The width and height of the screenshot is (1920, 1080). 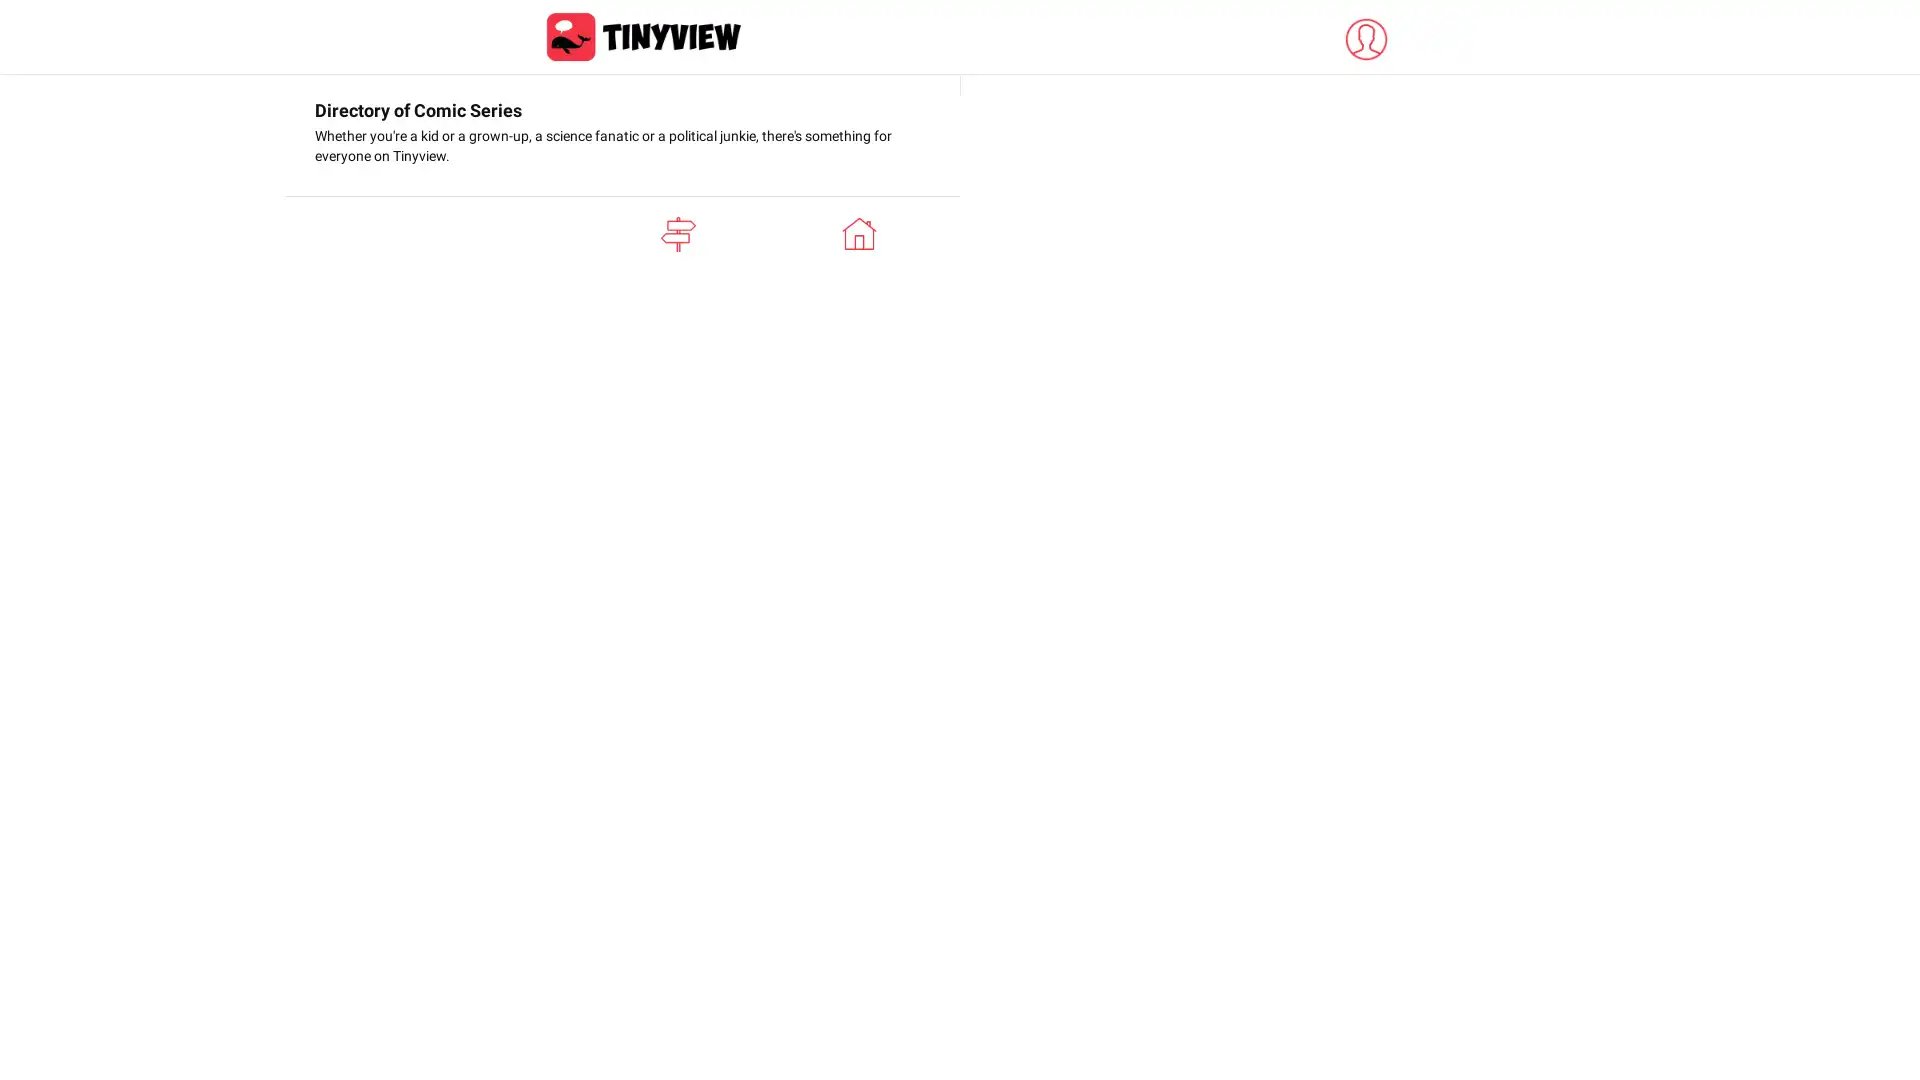 What do you see at coordinates (1363, 890) in the screenshot?
I see `Follow` at bounding box center [1363, 890].